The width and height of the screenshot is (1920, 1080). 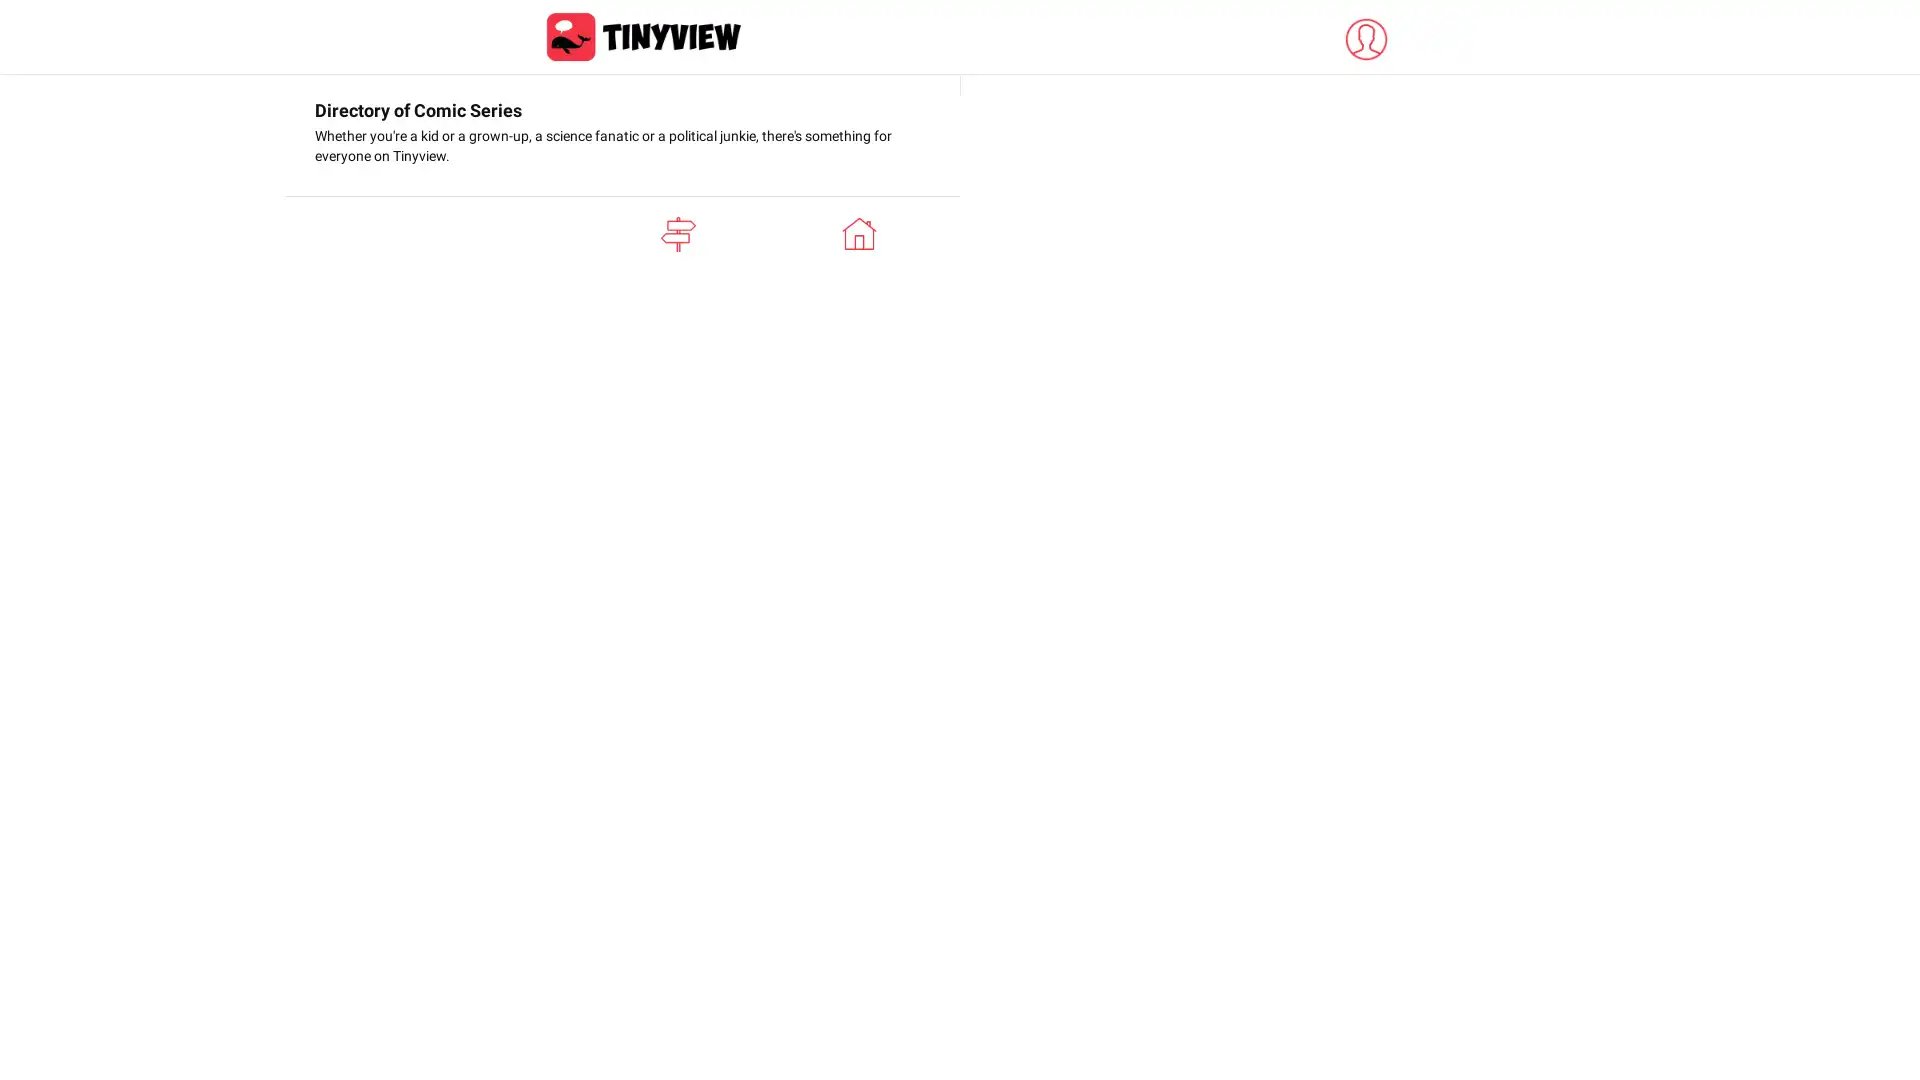 What do you see at coordinates (1363, 890) in the screenshot?
I see `Follow` at bounding box center [1363, 890].